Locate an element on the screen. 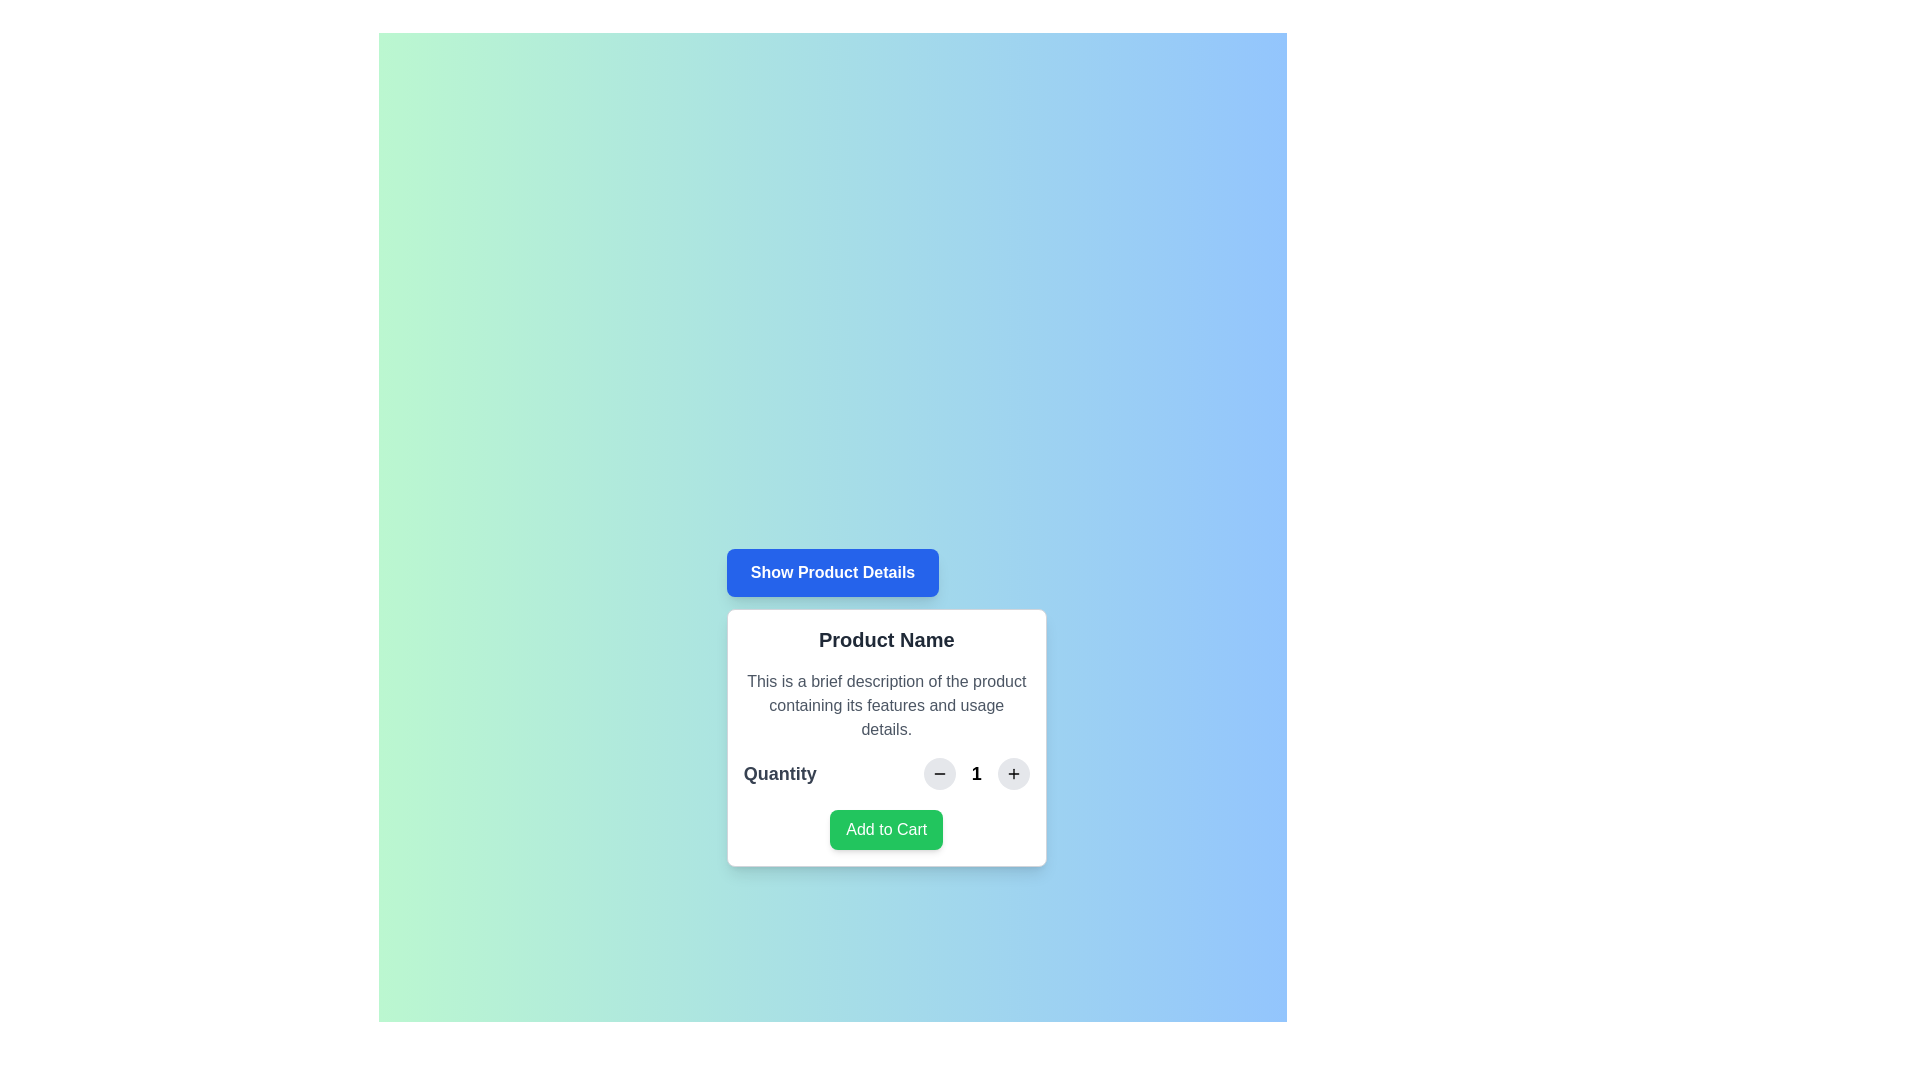  text element displaying the current quantity value '1' in the center of the quantity selector, located below 'Product Name' and flanked by minus and plus buttons is located at coordinates (976, 773).